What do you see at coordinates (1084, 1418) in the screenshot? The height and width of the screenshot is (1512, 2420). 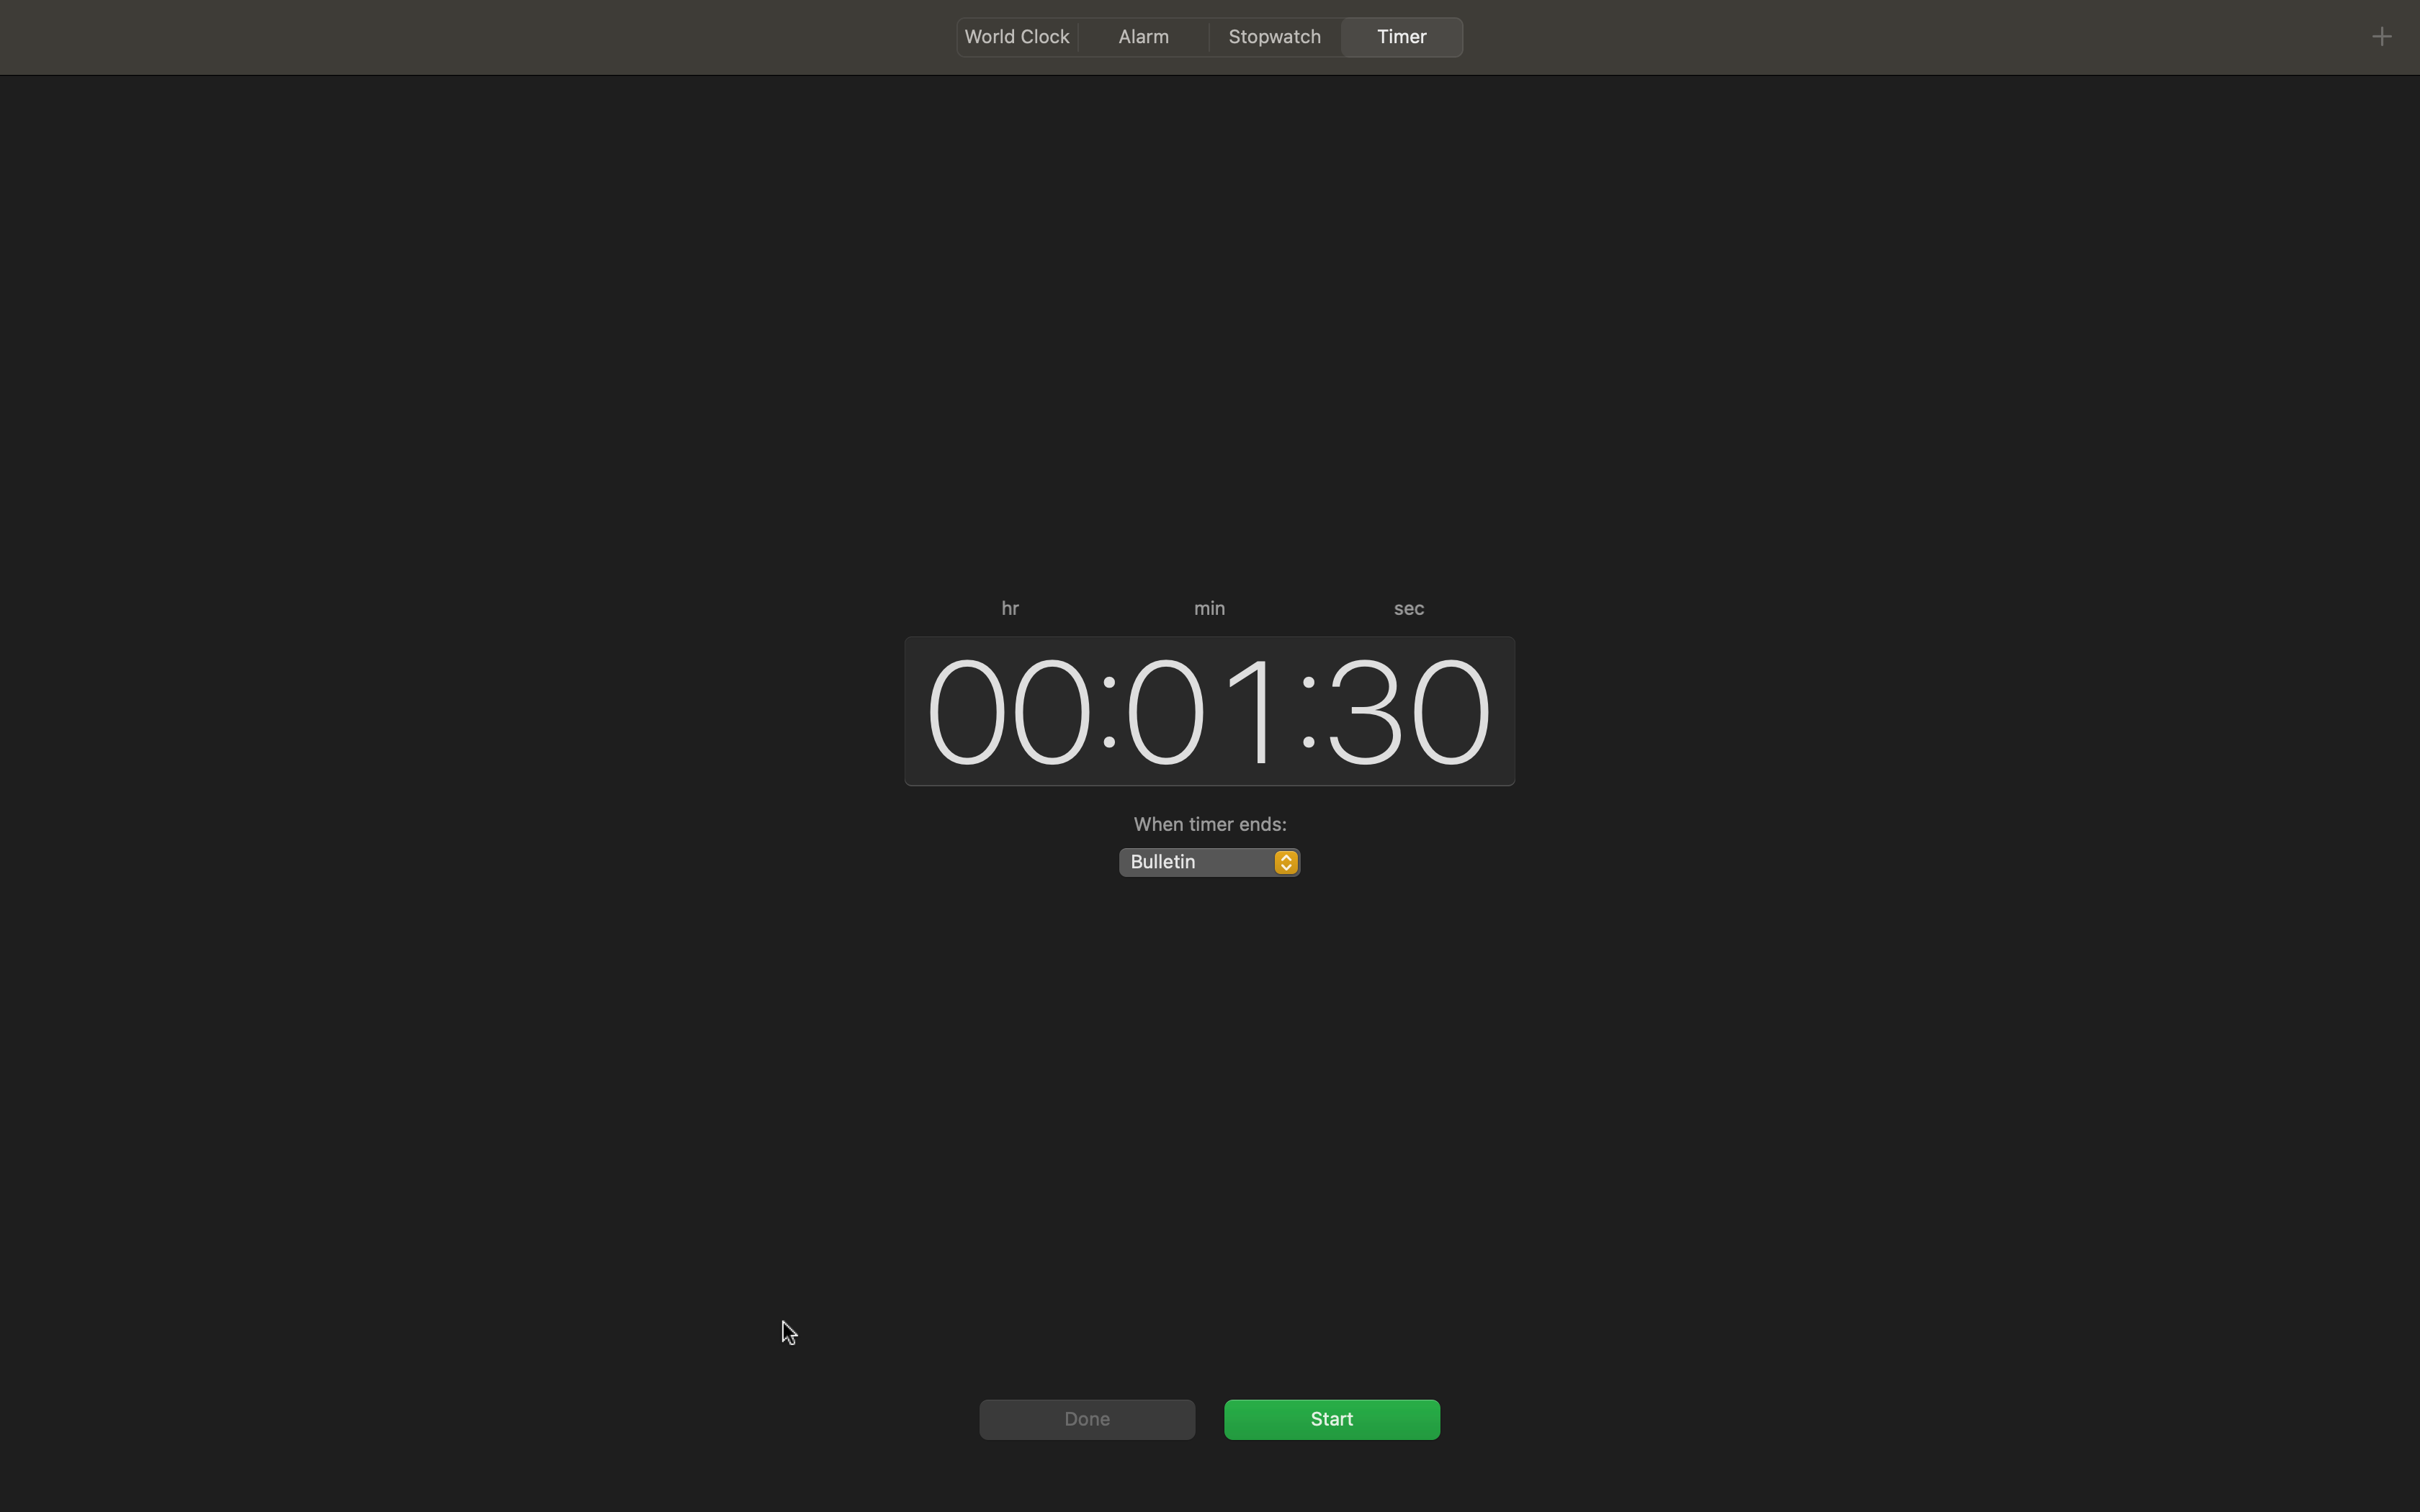 I see `the "done" button` at bounding box center [1084, 1418].